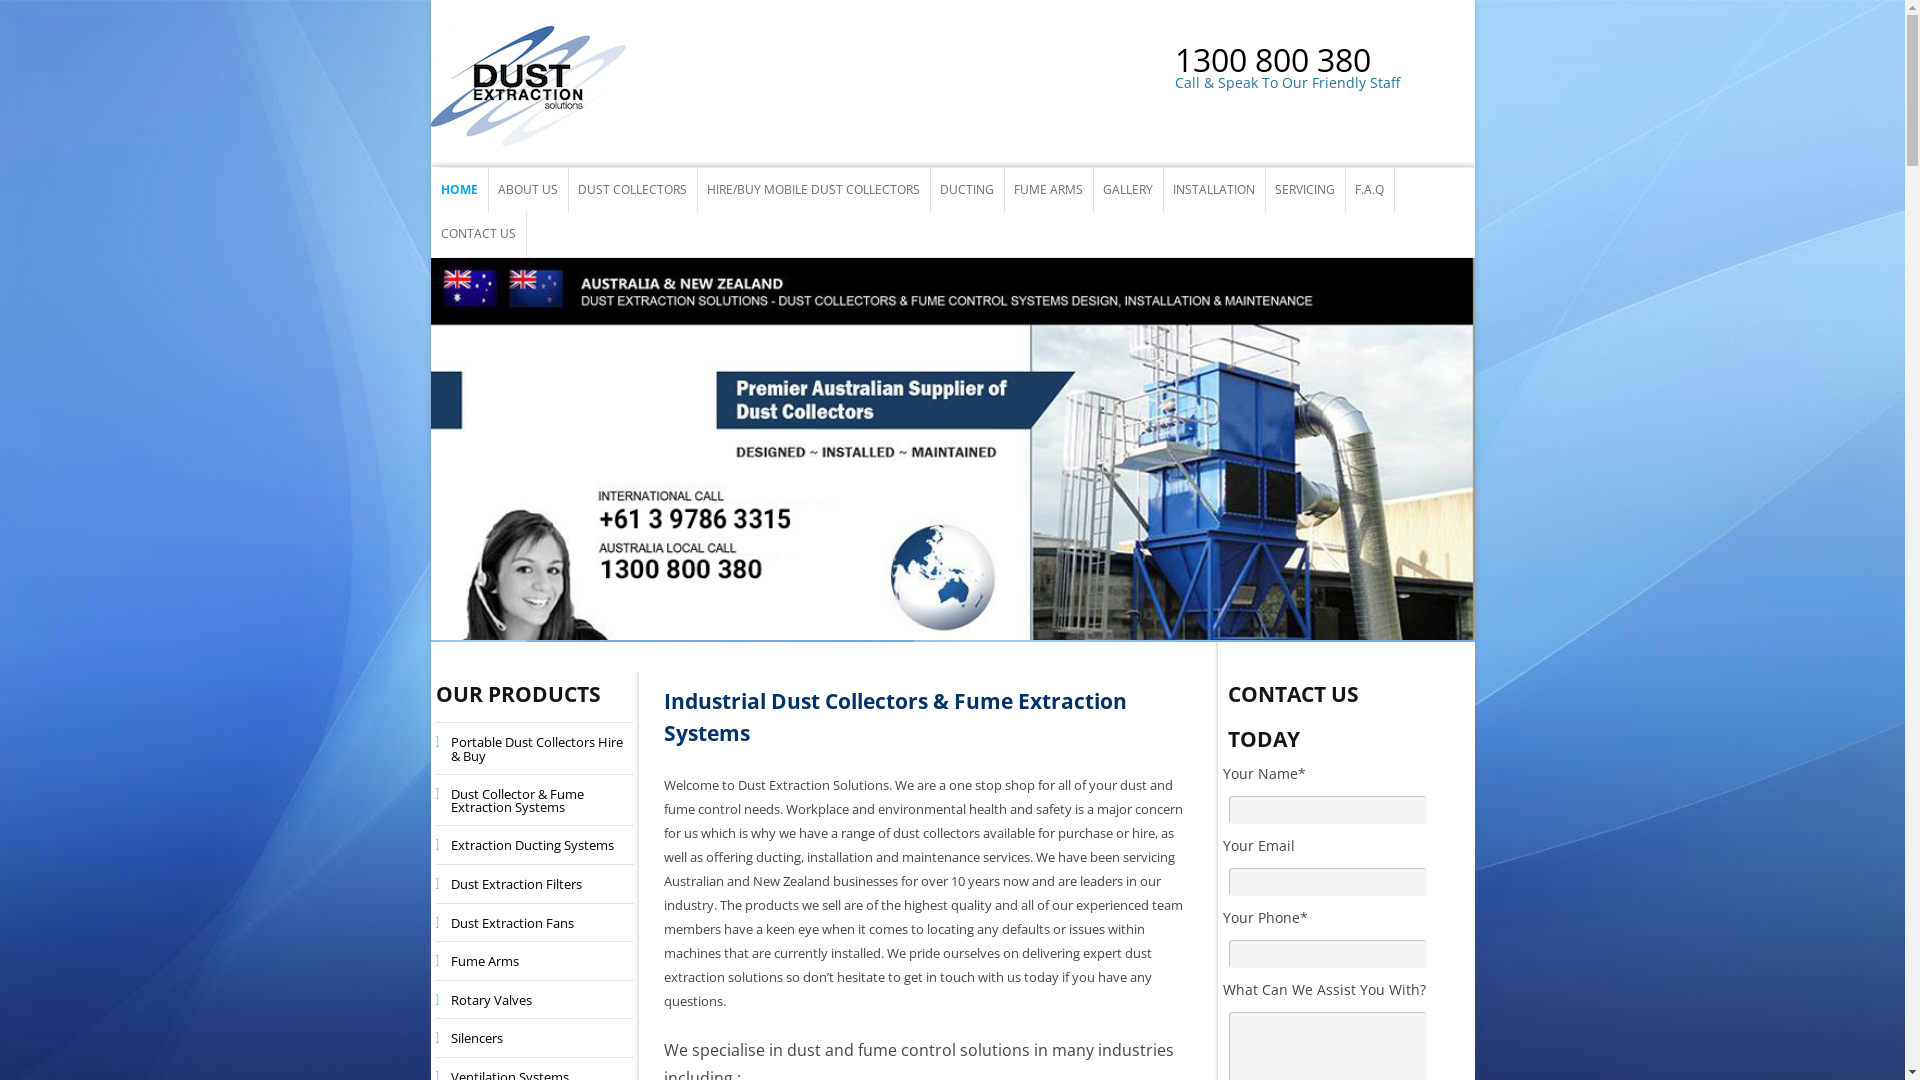  What do you see at coordinates (485, 999) in the screenshot?
I see `'Rotary Valves'` at bounding box center [485, 999].